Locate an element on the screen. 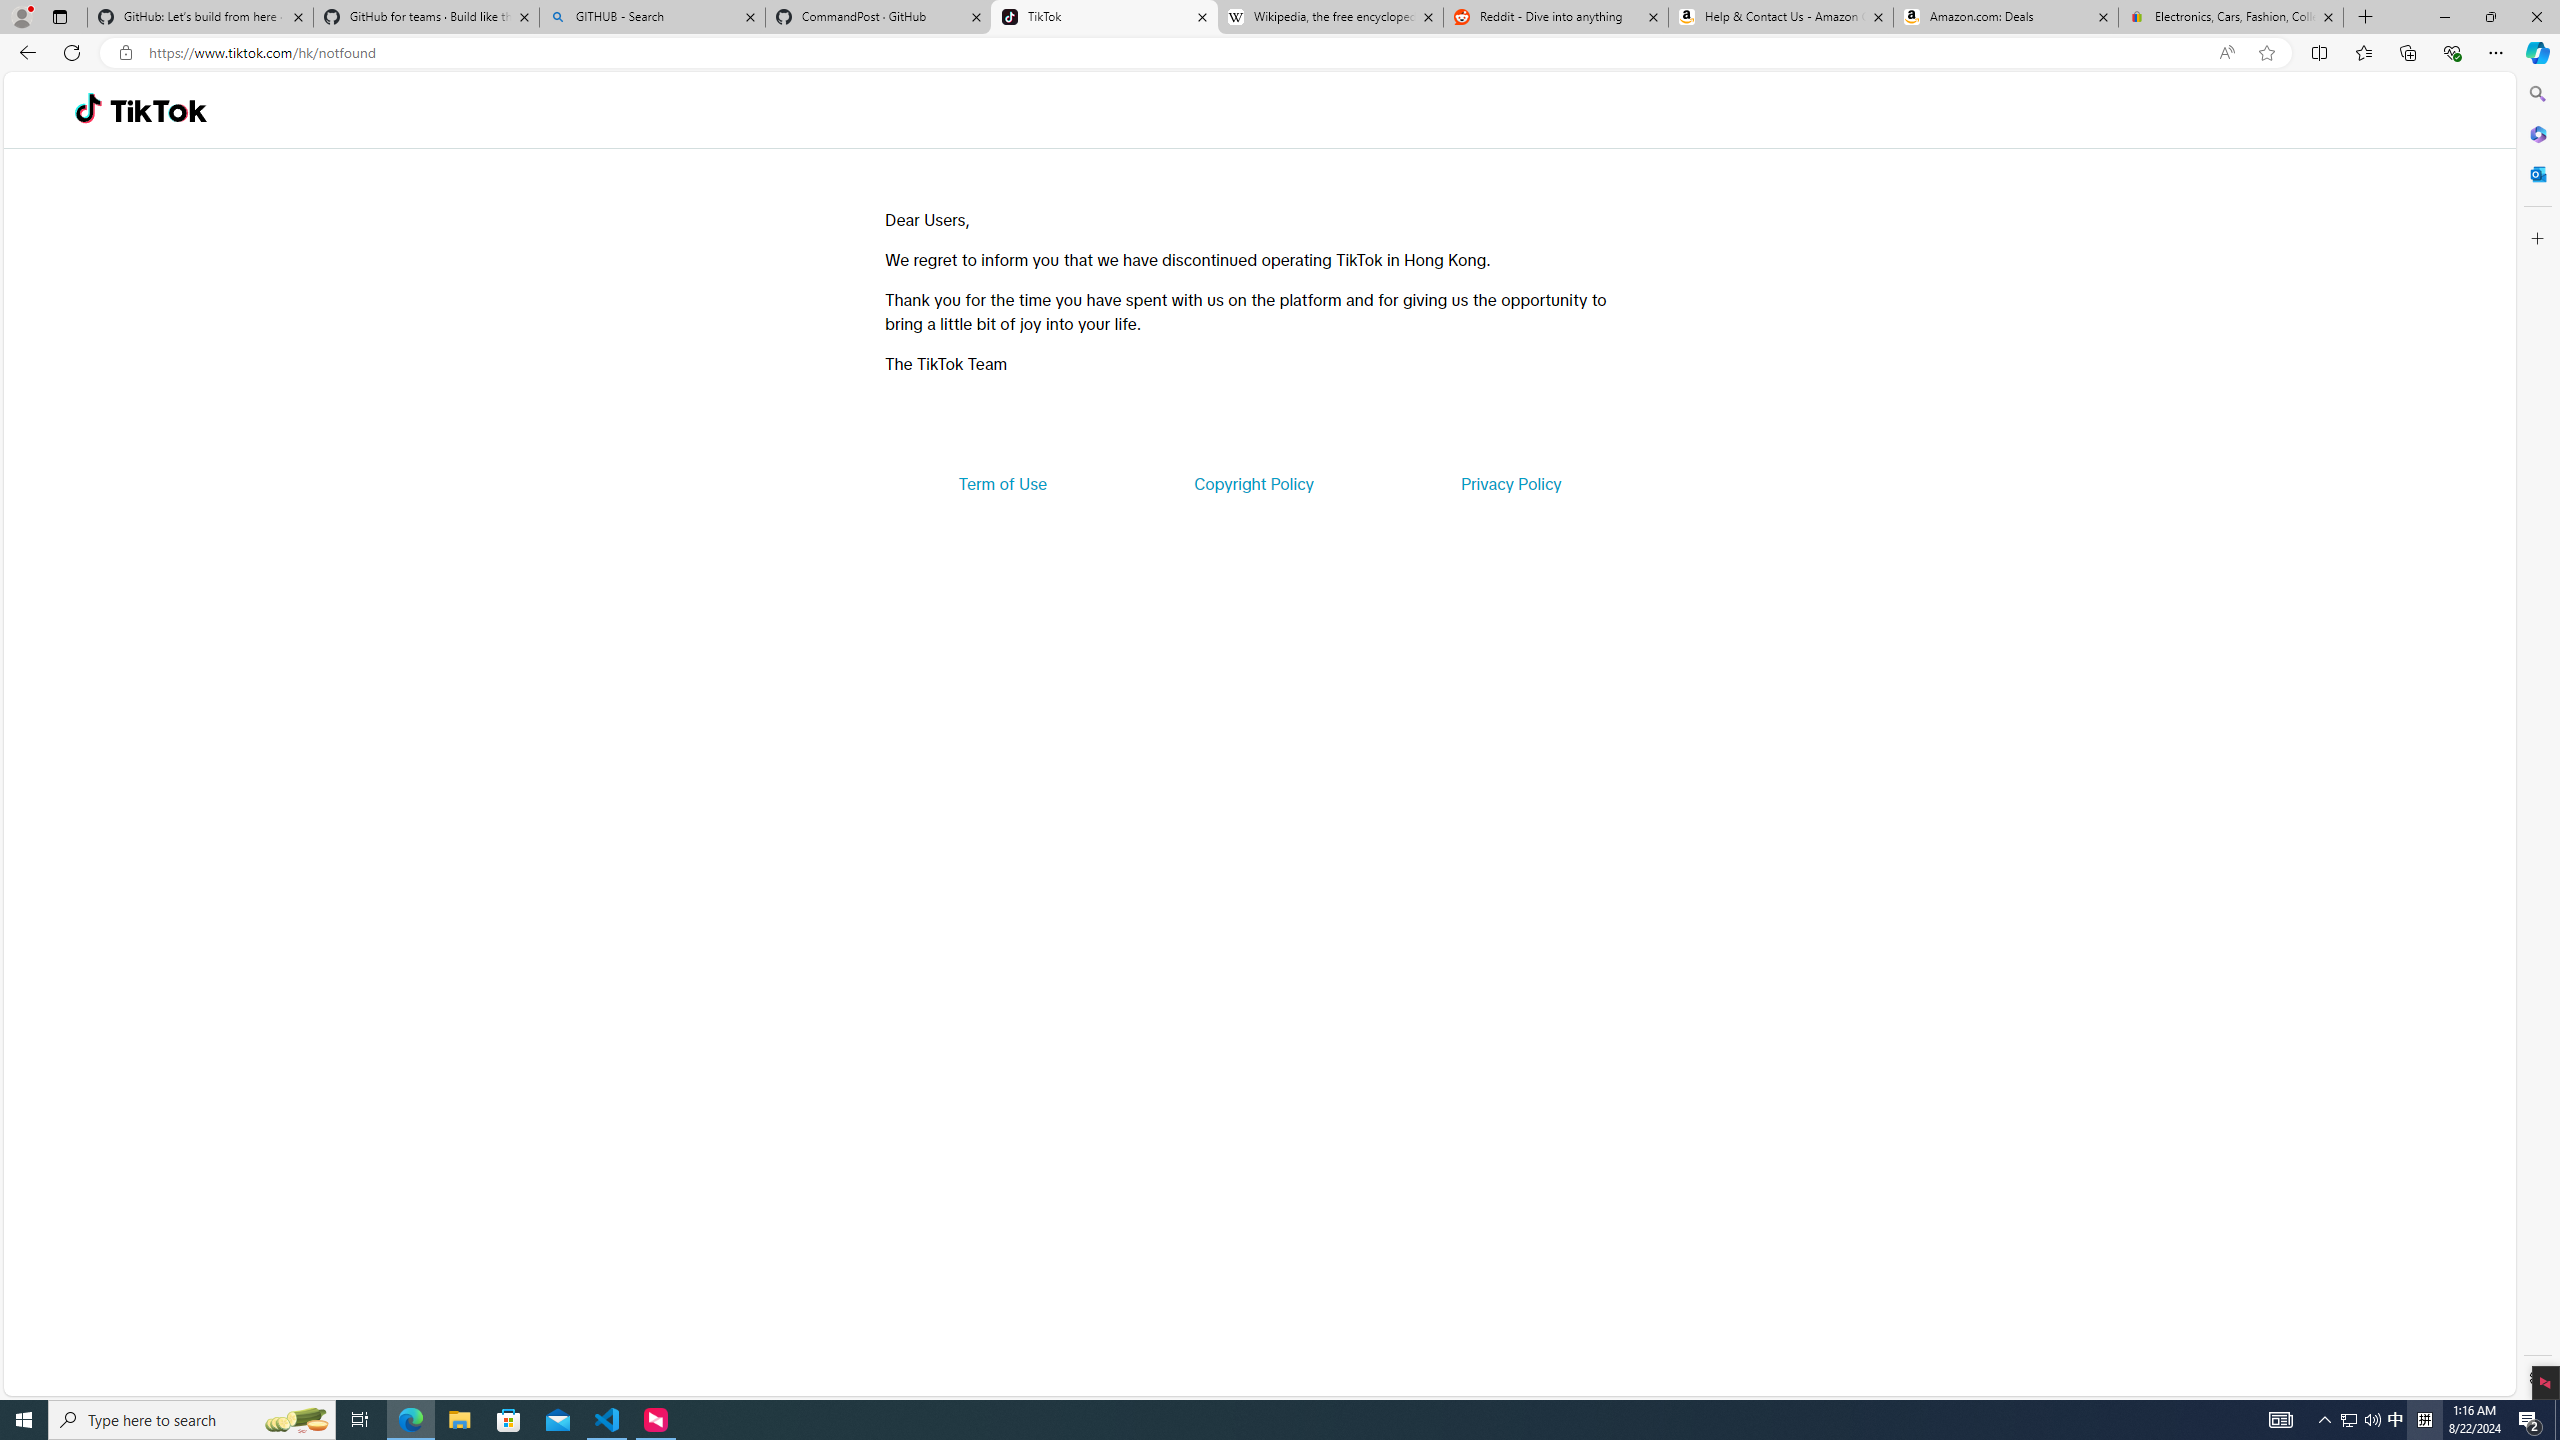 The width and height of the screenshot is (2560, 1440). 'Wikipedia, the free encyclopedia' is located at coordinates (1328, 16).